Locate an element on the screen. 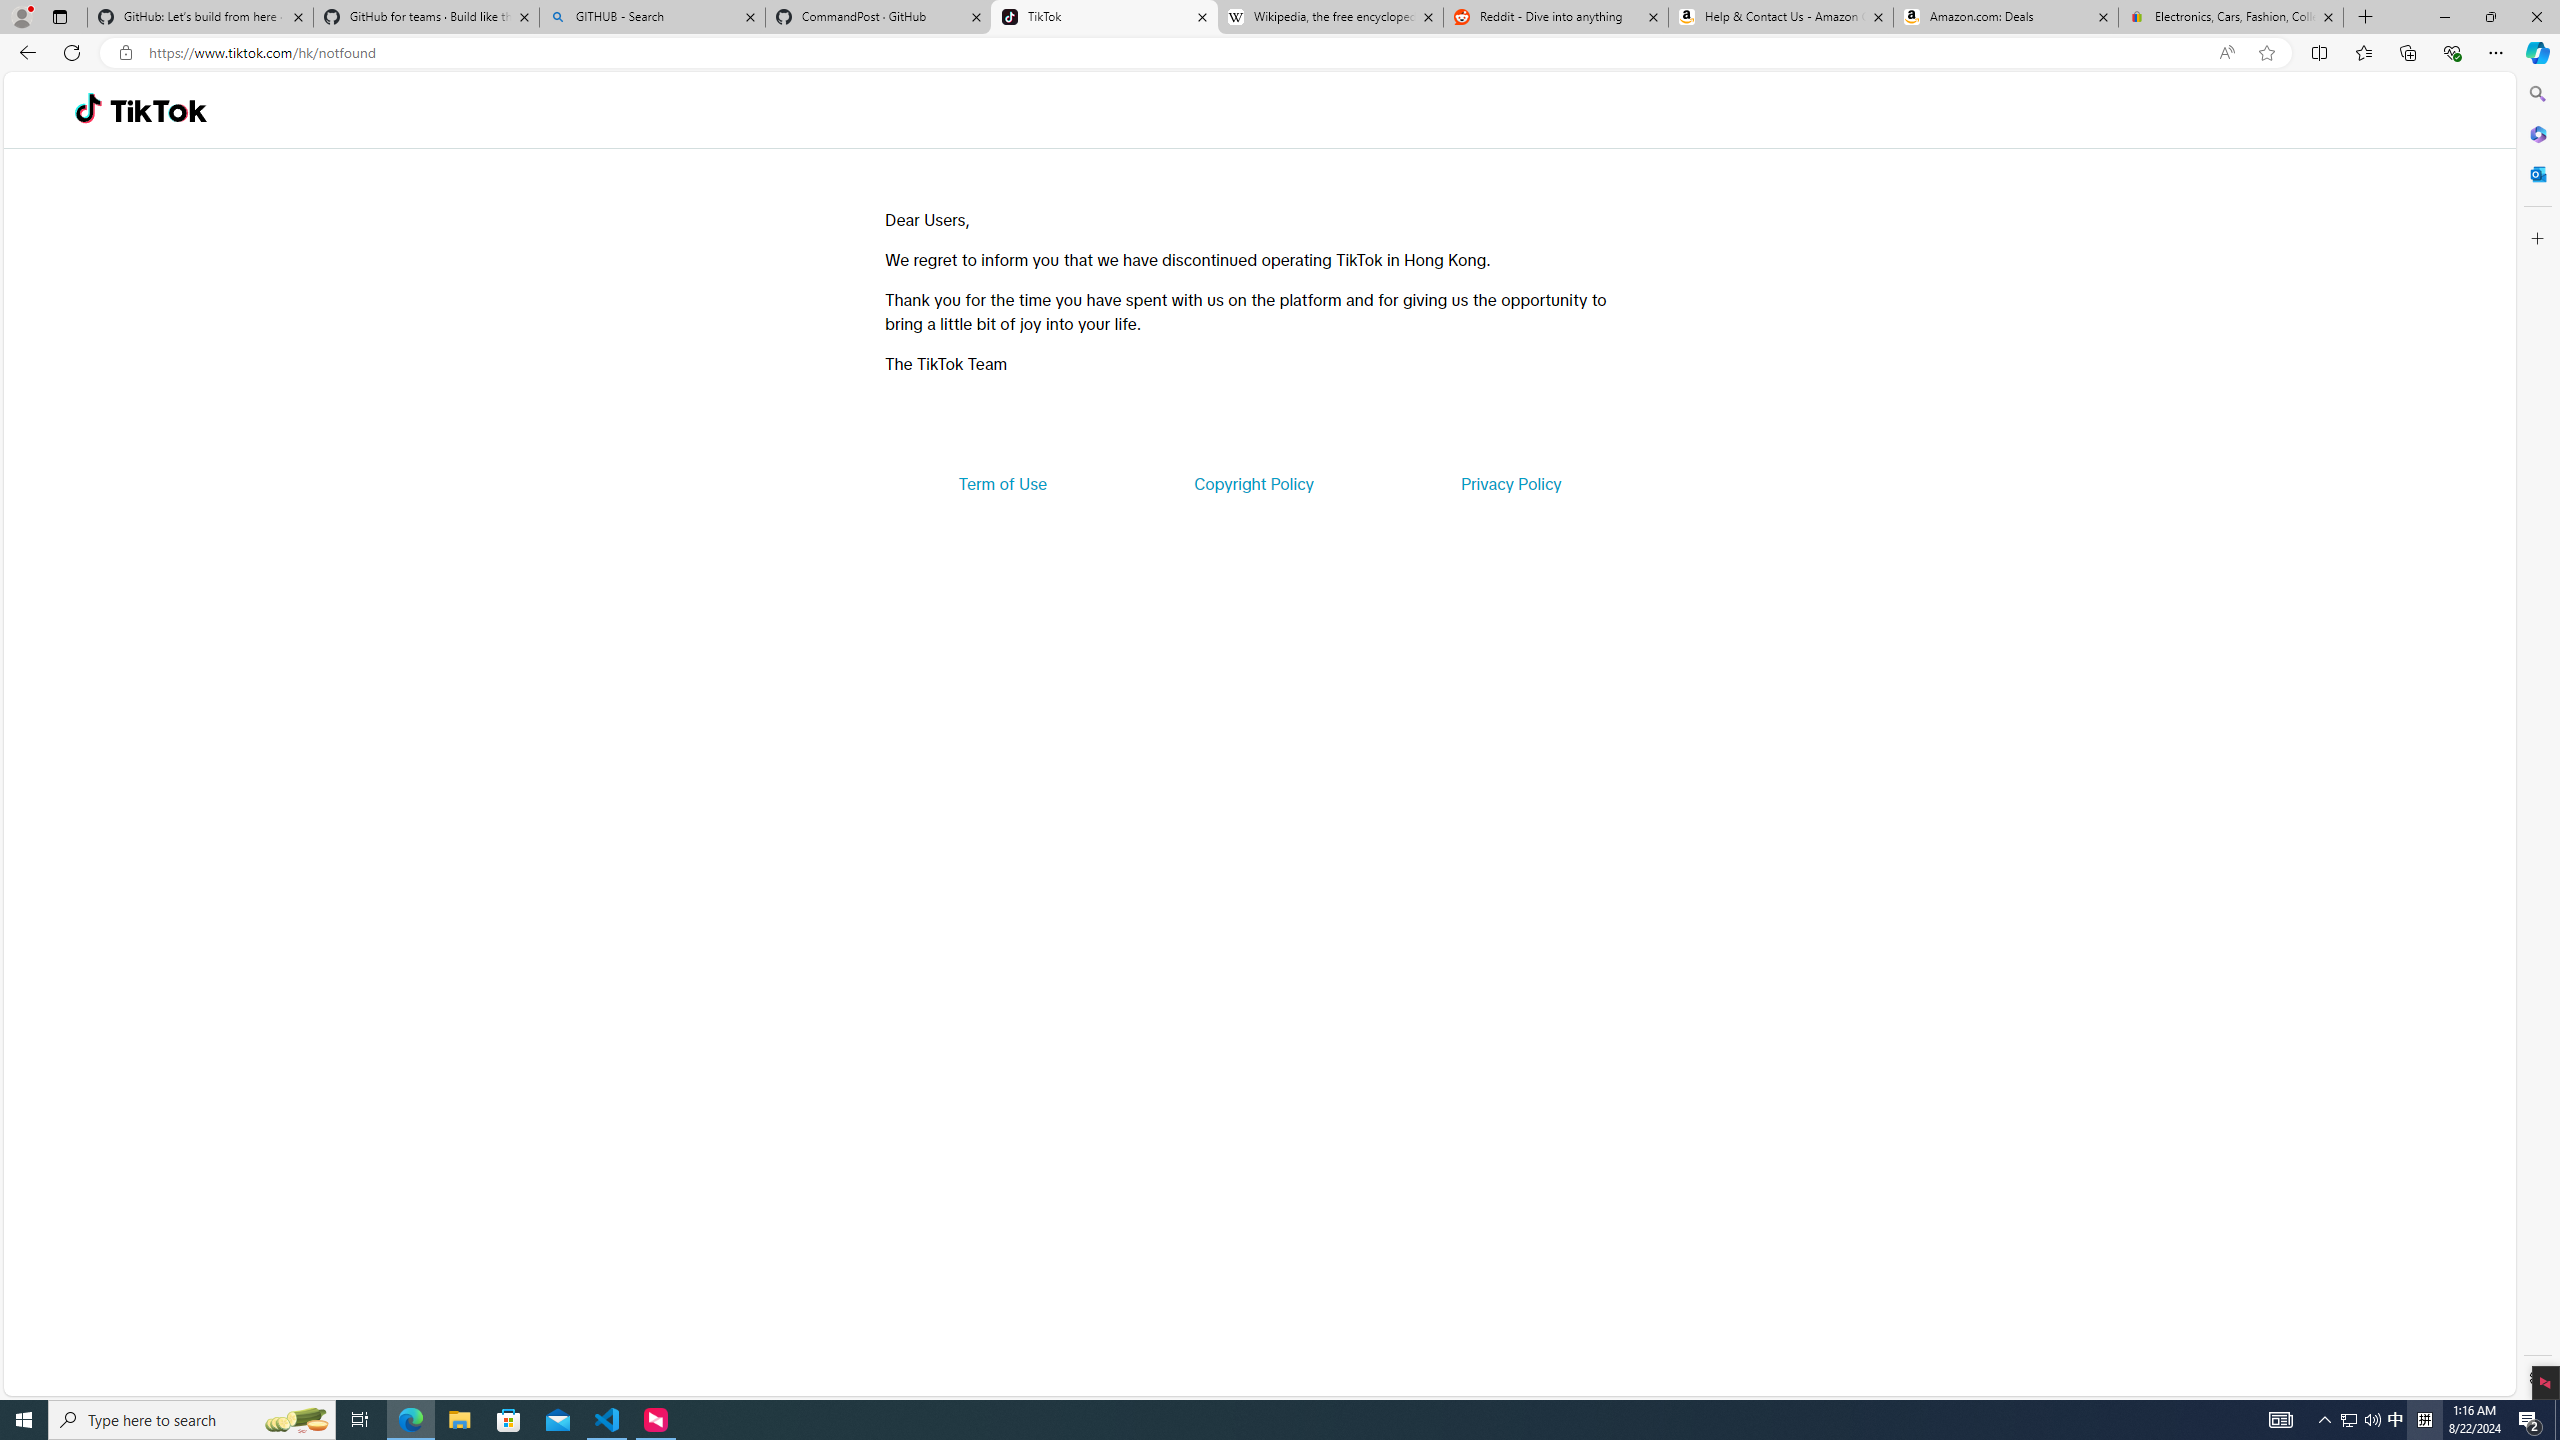 The width and height of the screenshot is (2560, 1440). 'Wikipedia, the free encyclopedia' is located at coordinates (1328, 16).